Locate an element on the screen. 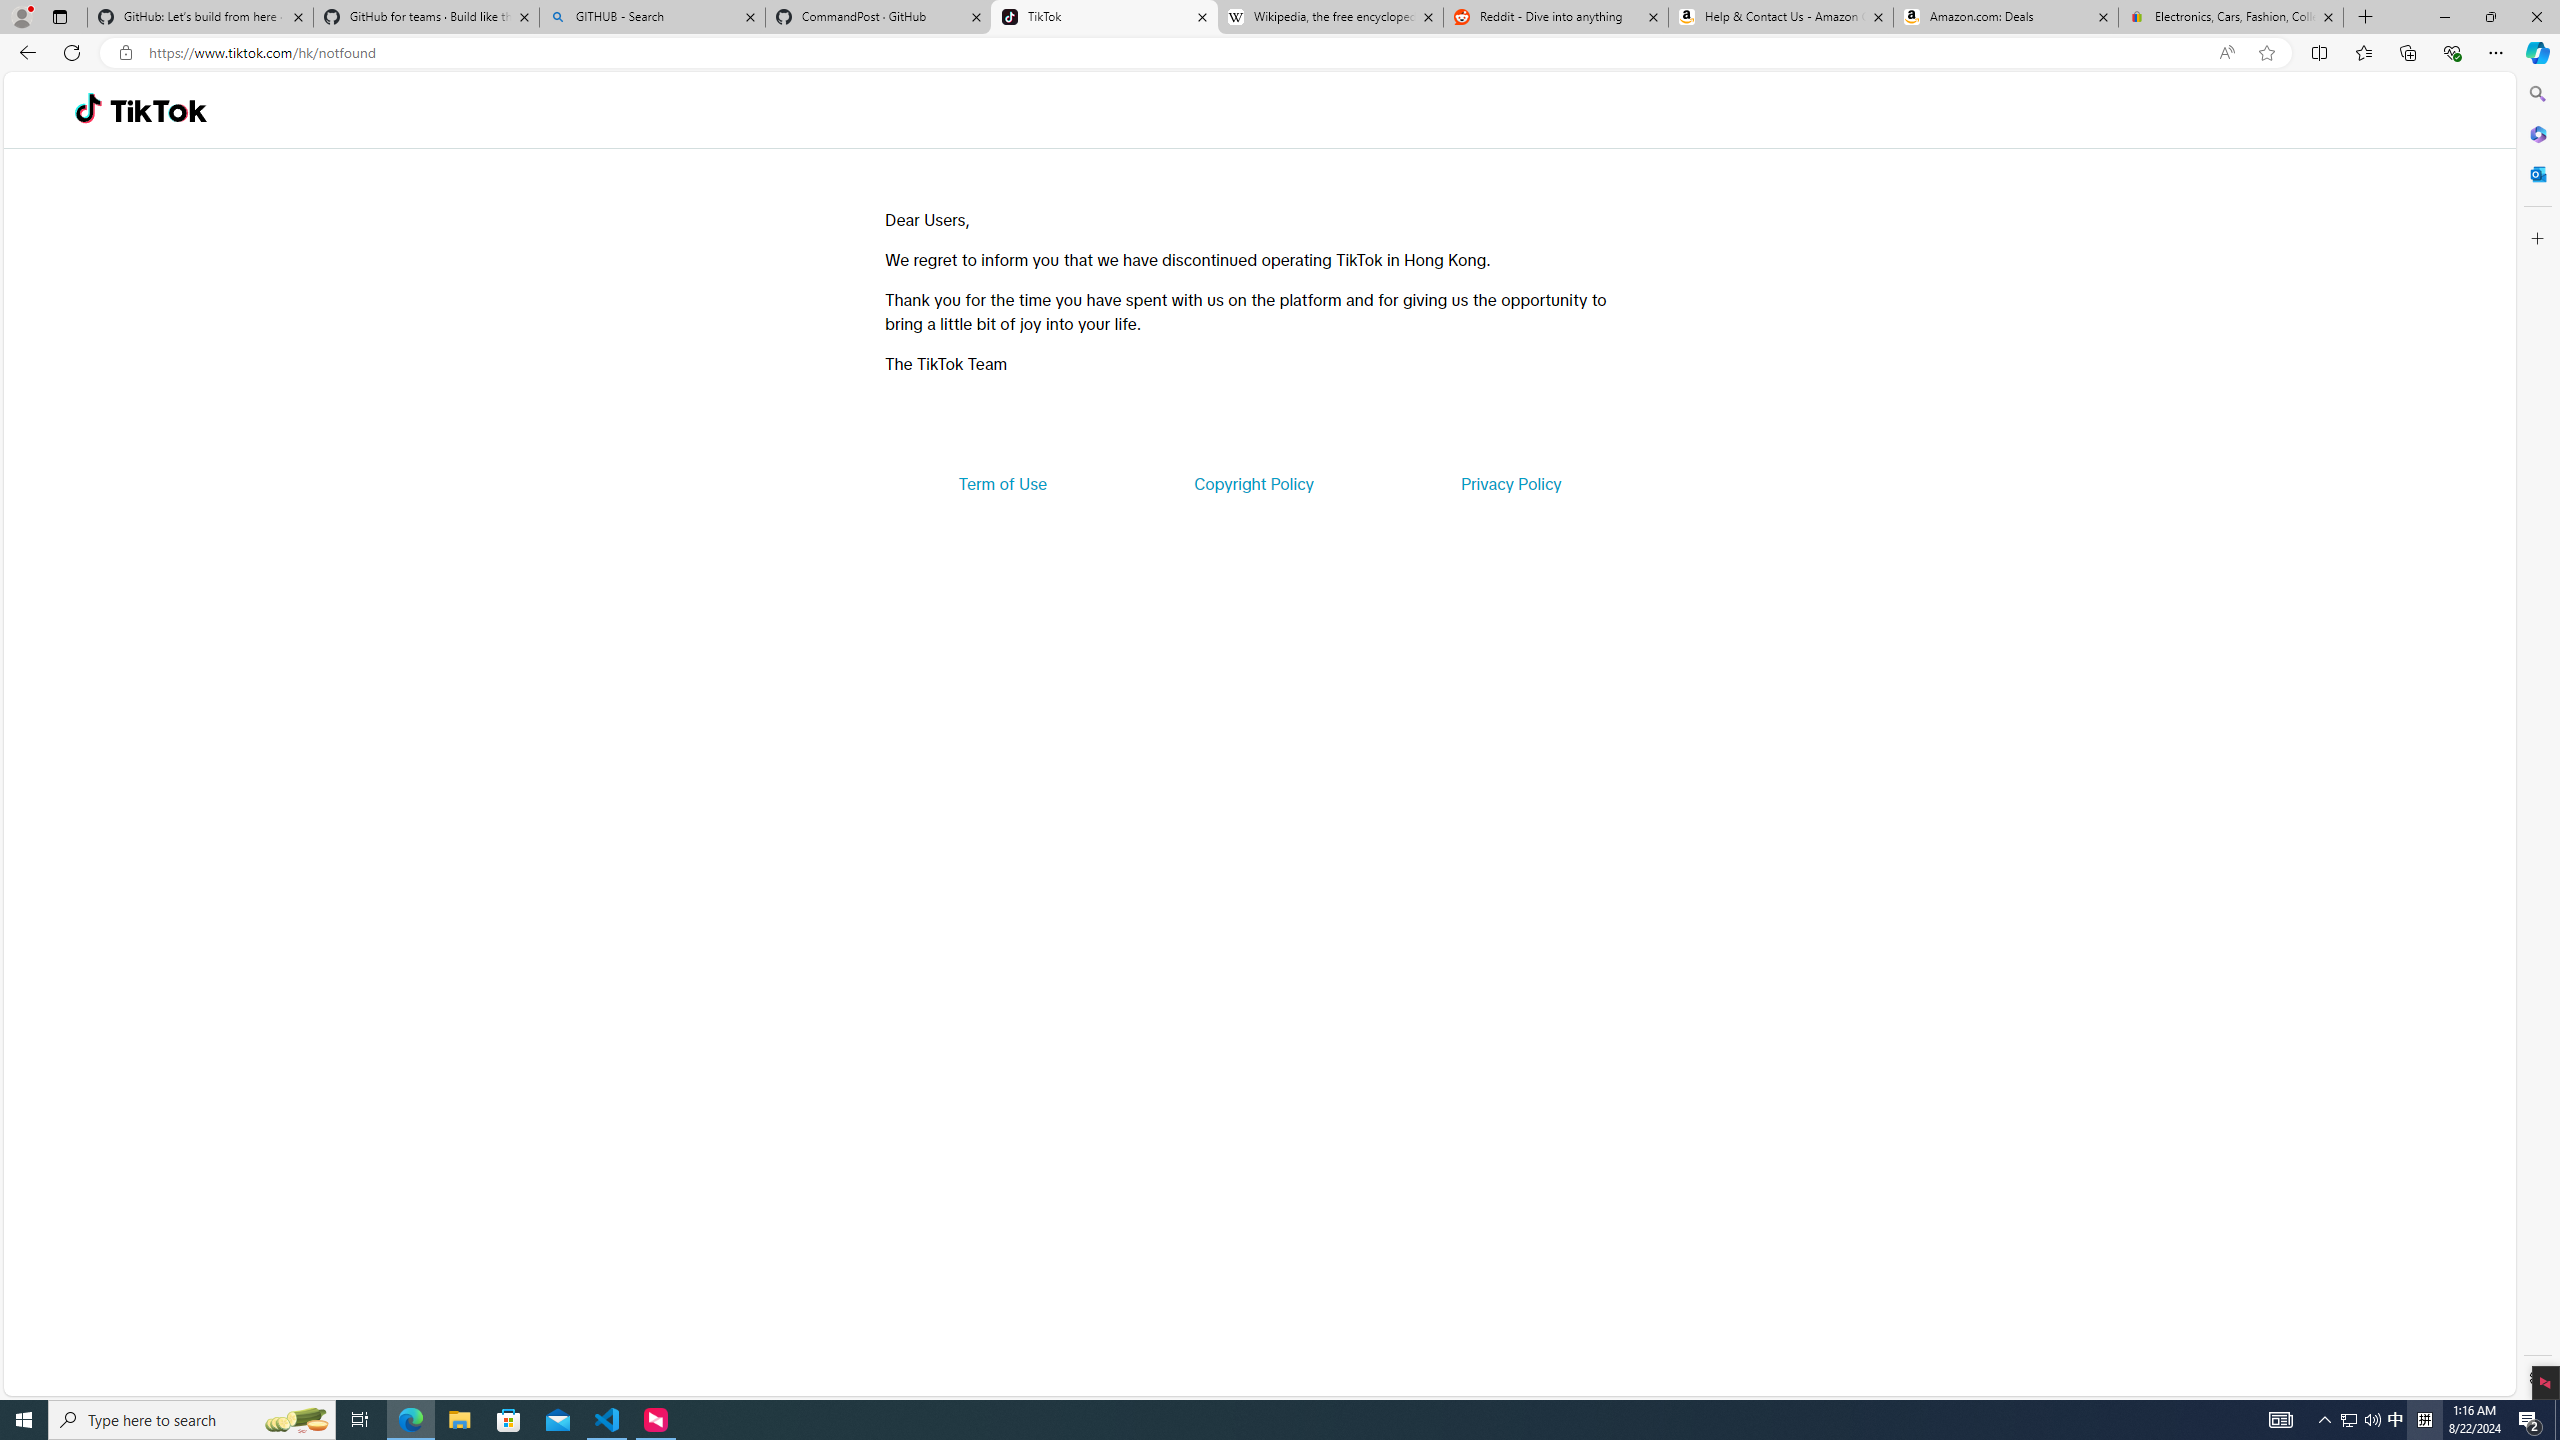 The width and height of the screenshot is (2560, 1440). 'Wikipedia, the free encyclopedia' is located at coordinates (1328, 16).